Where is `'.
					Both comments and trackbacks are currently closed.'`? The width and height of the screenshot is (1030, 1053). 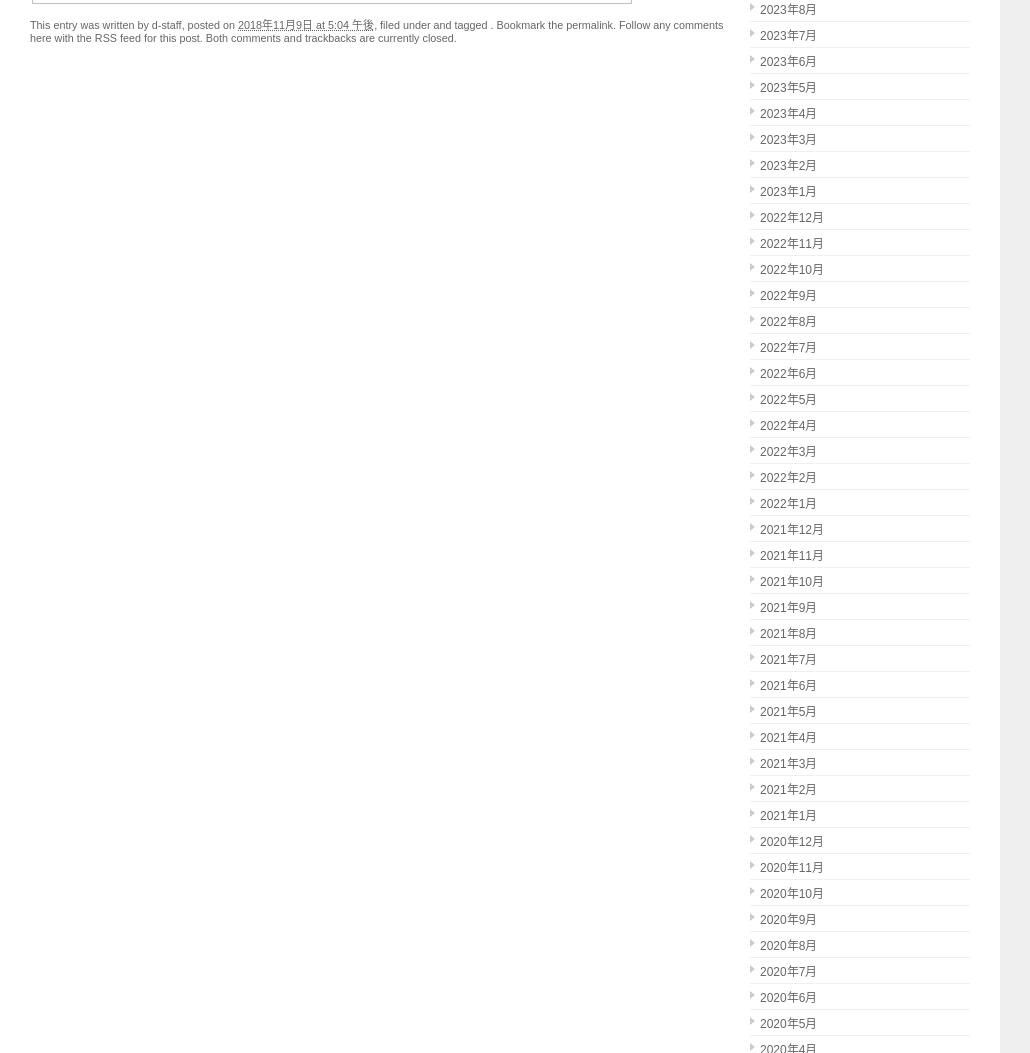 '.
					Both comments and trackbacks are currently closed.' is located at coordinates (326, 38).